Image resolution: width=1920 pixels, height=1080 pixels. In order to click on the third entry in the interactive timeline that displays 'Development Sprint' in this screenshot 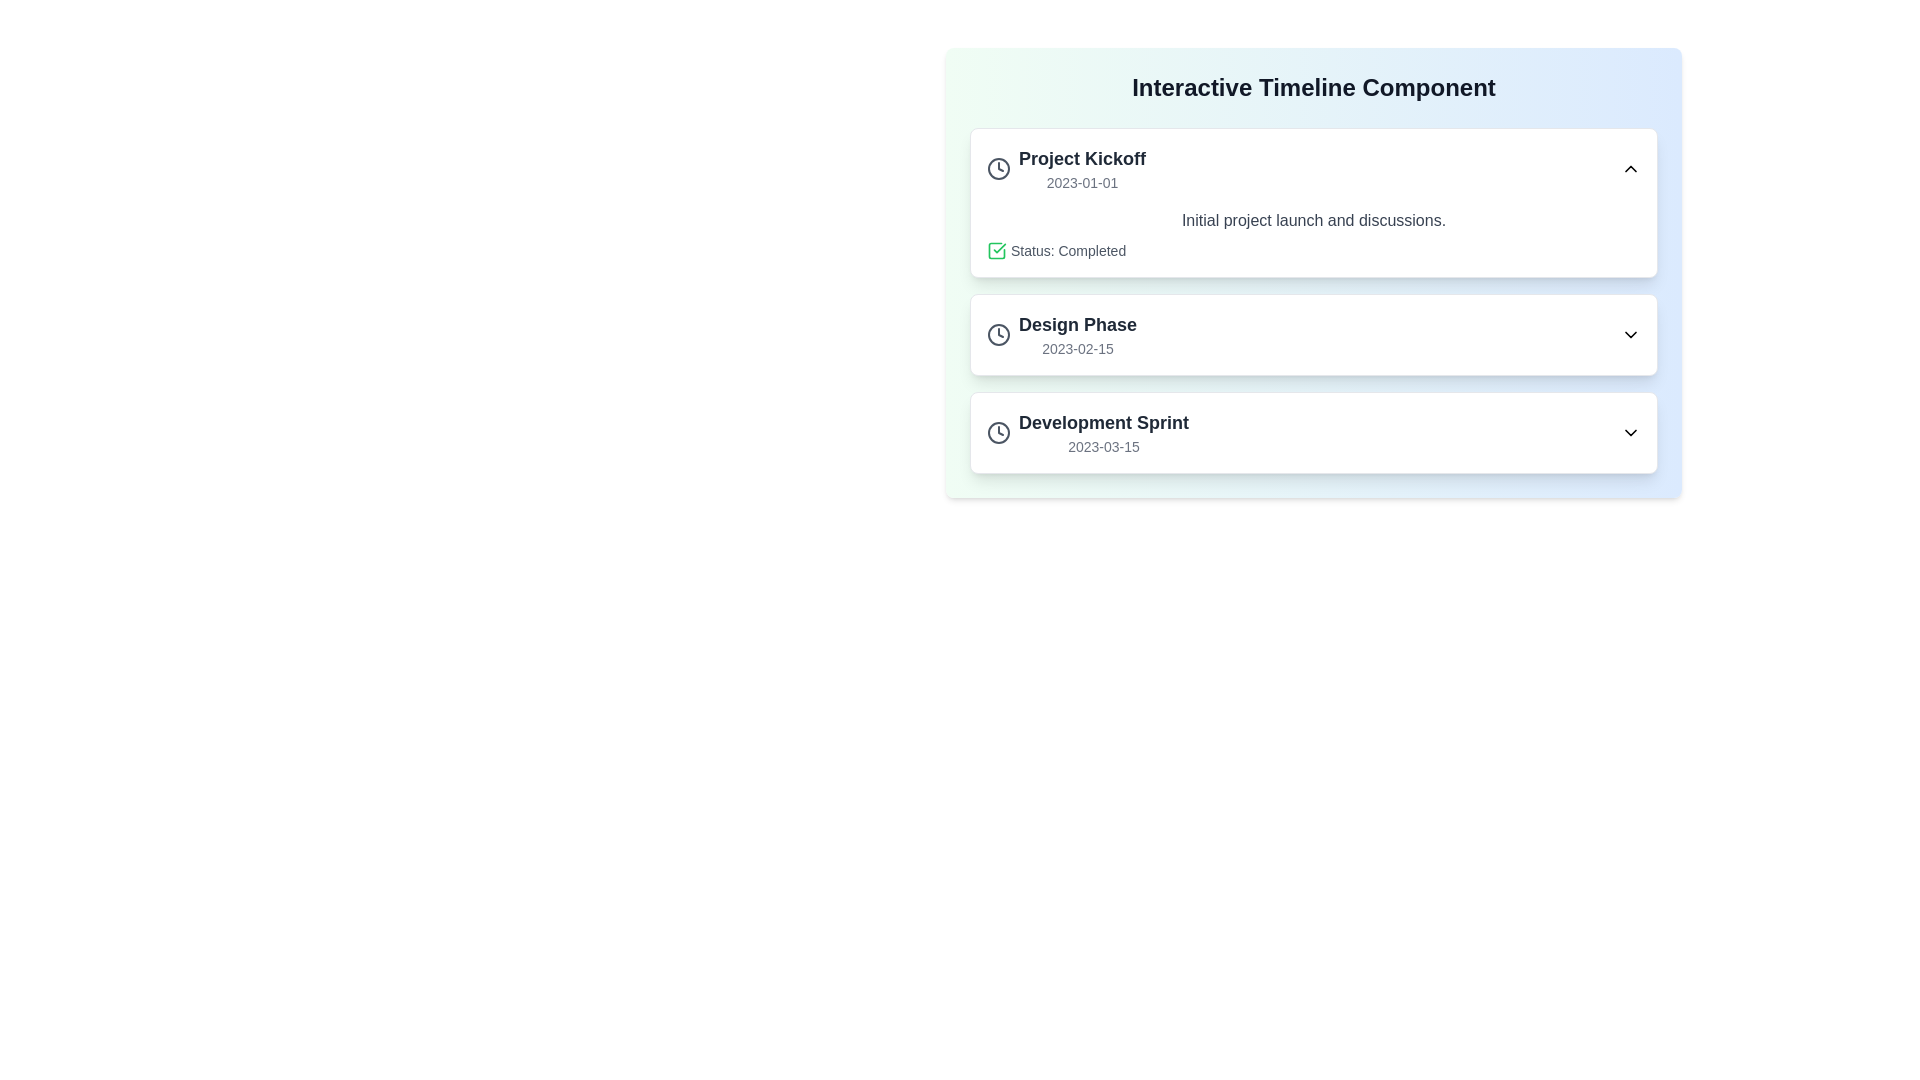, I will do `click(1087, 431)`.